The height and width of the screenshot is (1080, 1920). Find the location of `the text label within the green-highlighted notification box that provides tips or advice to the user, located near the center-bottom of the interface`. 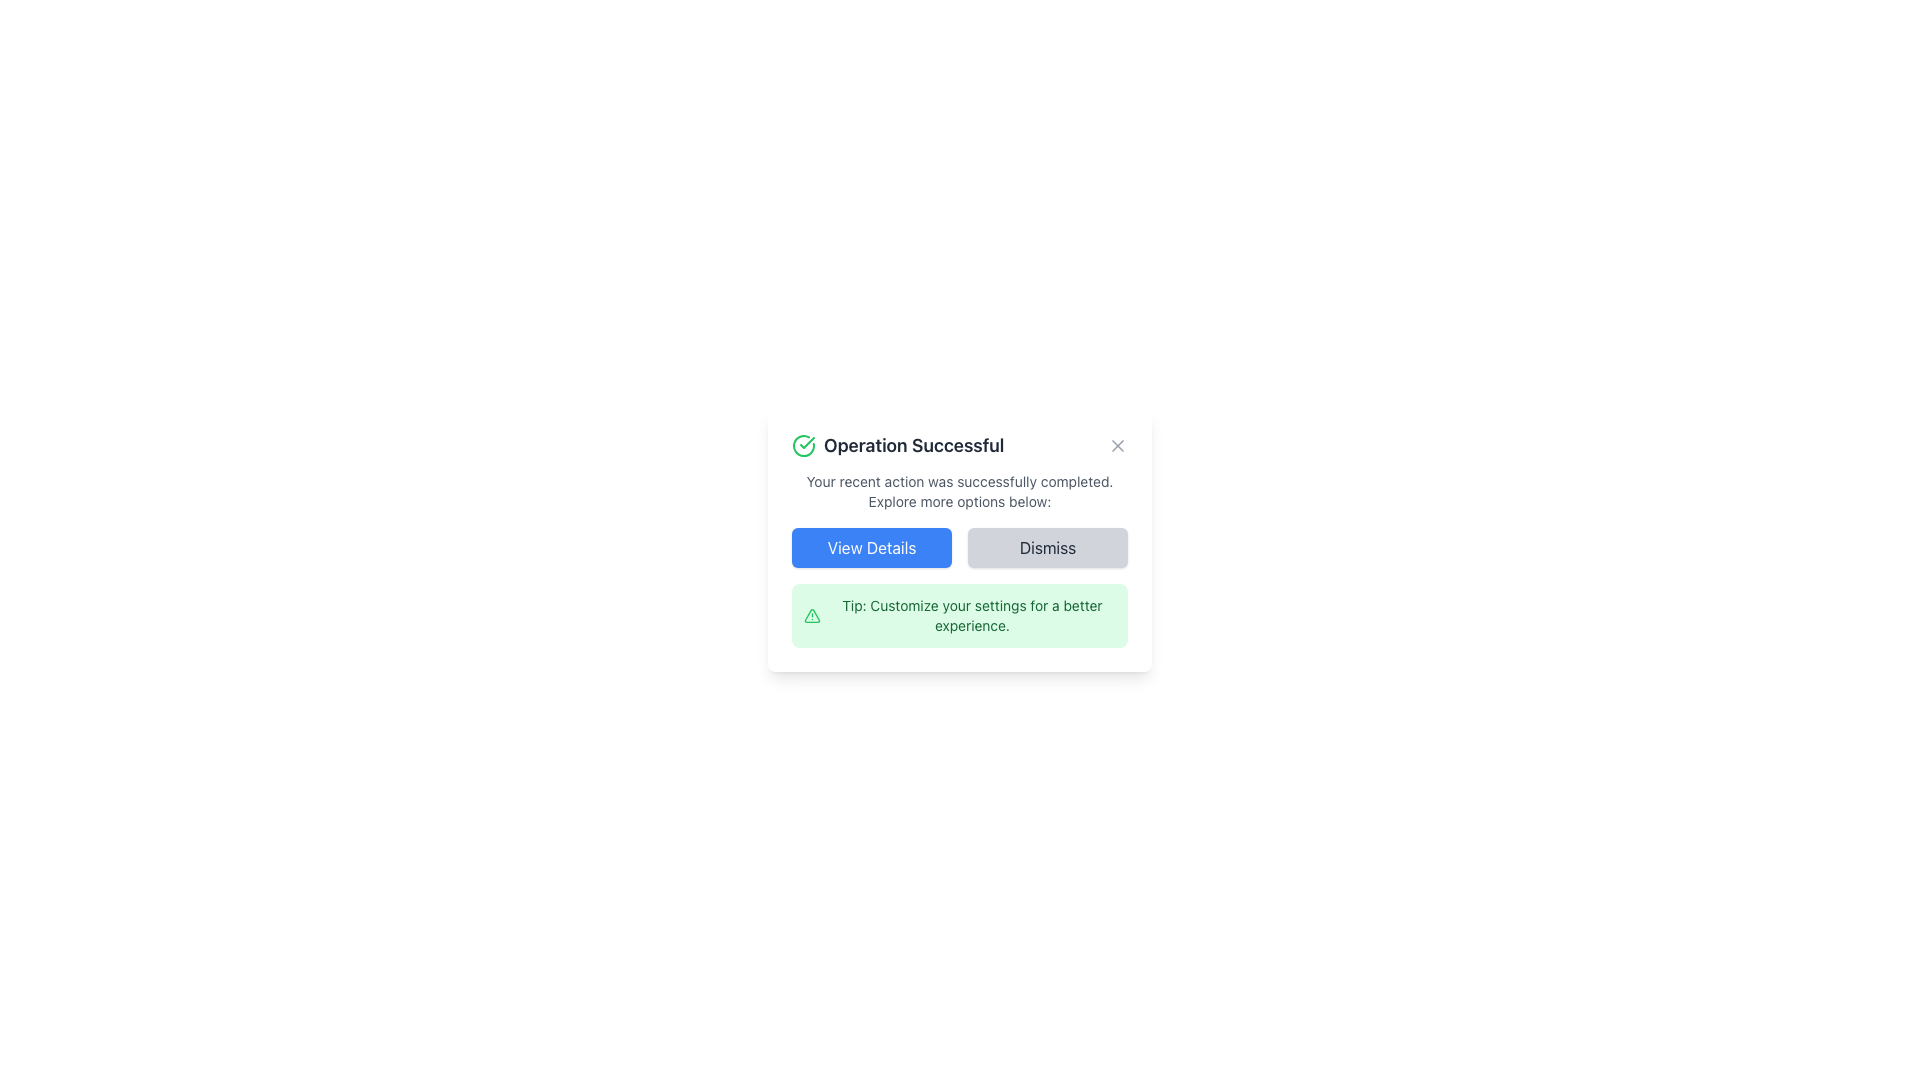

the text label within the green-highlighted notification box that provides tips or advice to the user, located near the center-bottom of the interface is located at coordinates (972, 615).